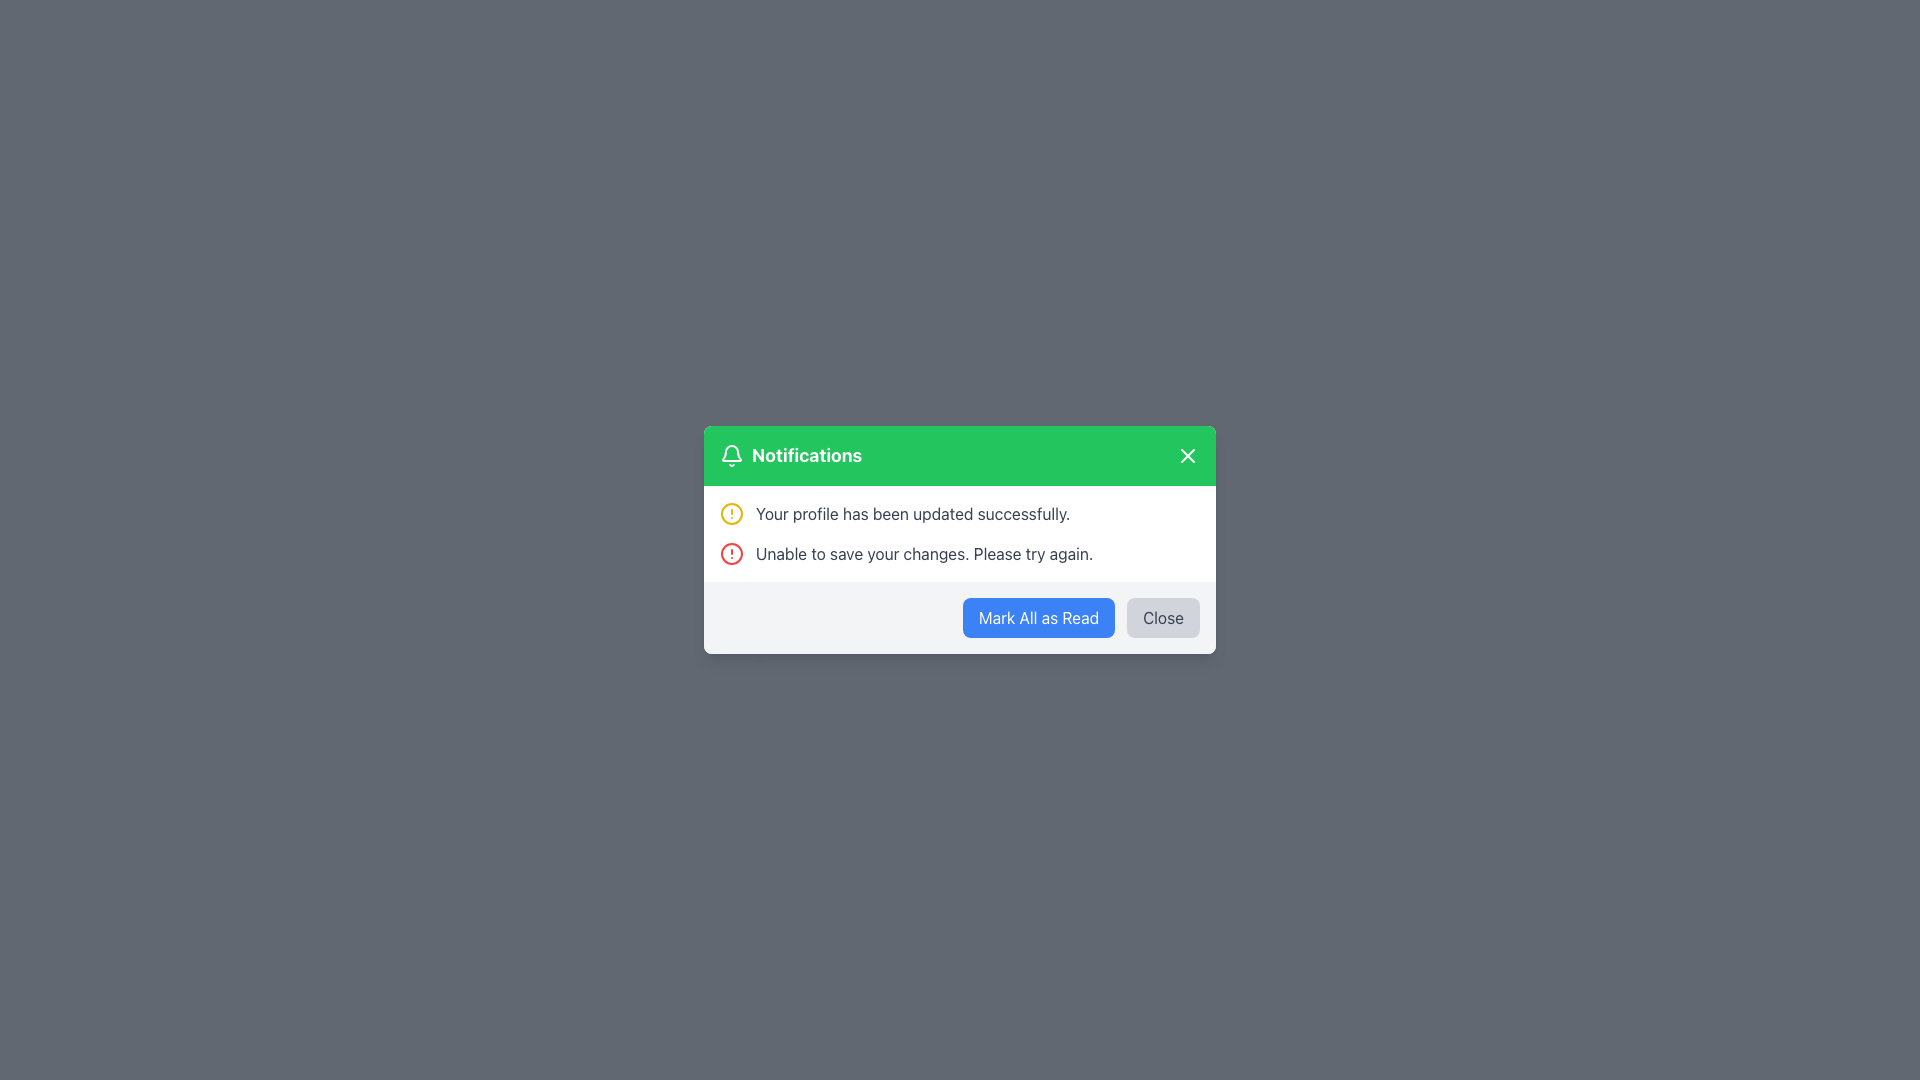 The image size is (1920, 1080). Describe the element at coordinates (1188, 455) in the screenshot. I see `the close button (icon-based) located in the top-right corner of the green header bar` at that location.